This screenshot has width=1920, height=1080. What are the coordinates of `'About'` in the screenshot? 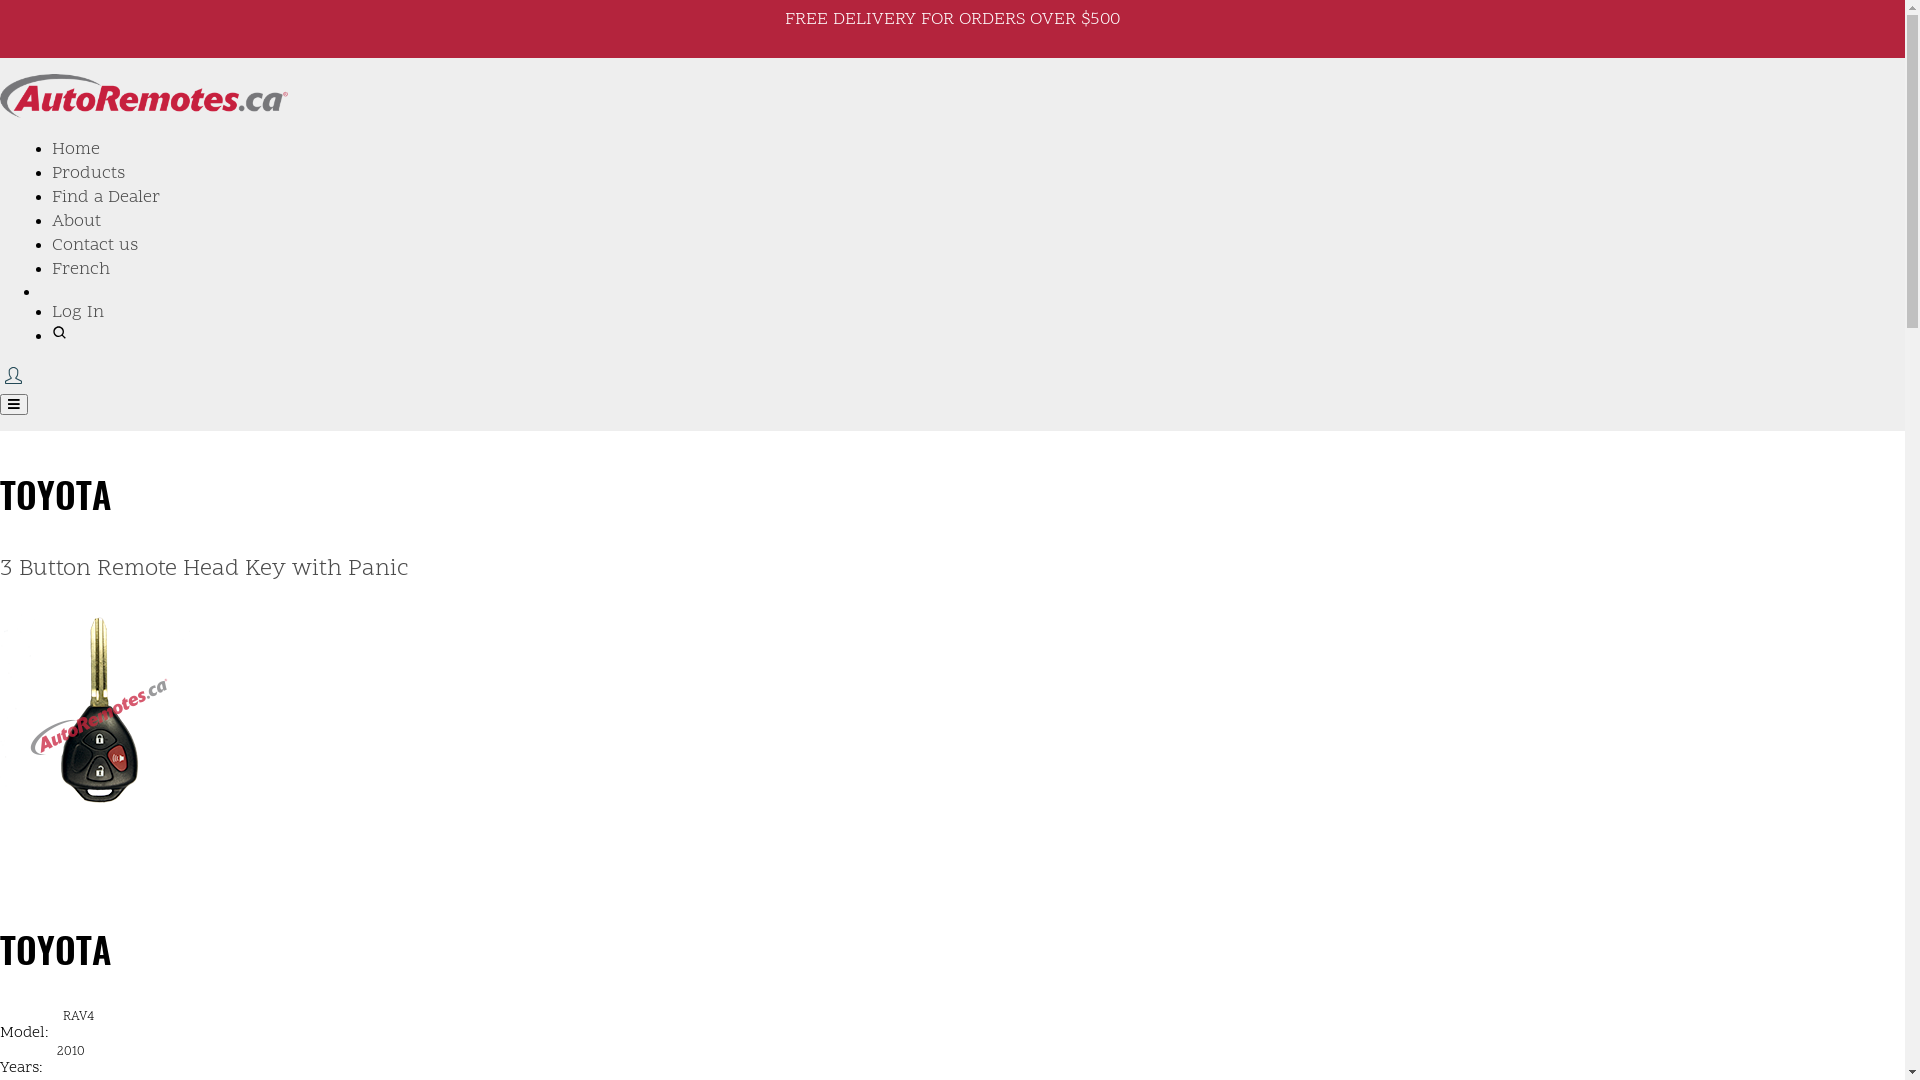 It's located at (76, 221).